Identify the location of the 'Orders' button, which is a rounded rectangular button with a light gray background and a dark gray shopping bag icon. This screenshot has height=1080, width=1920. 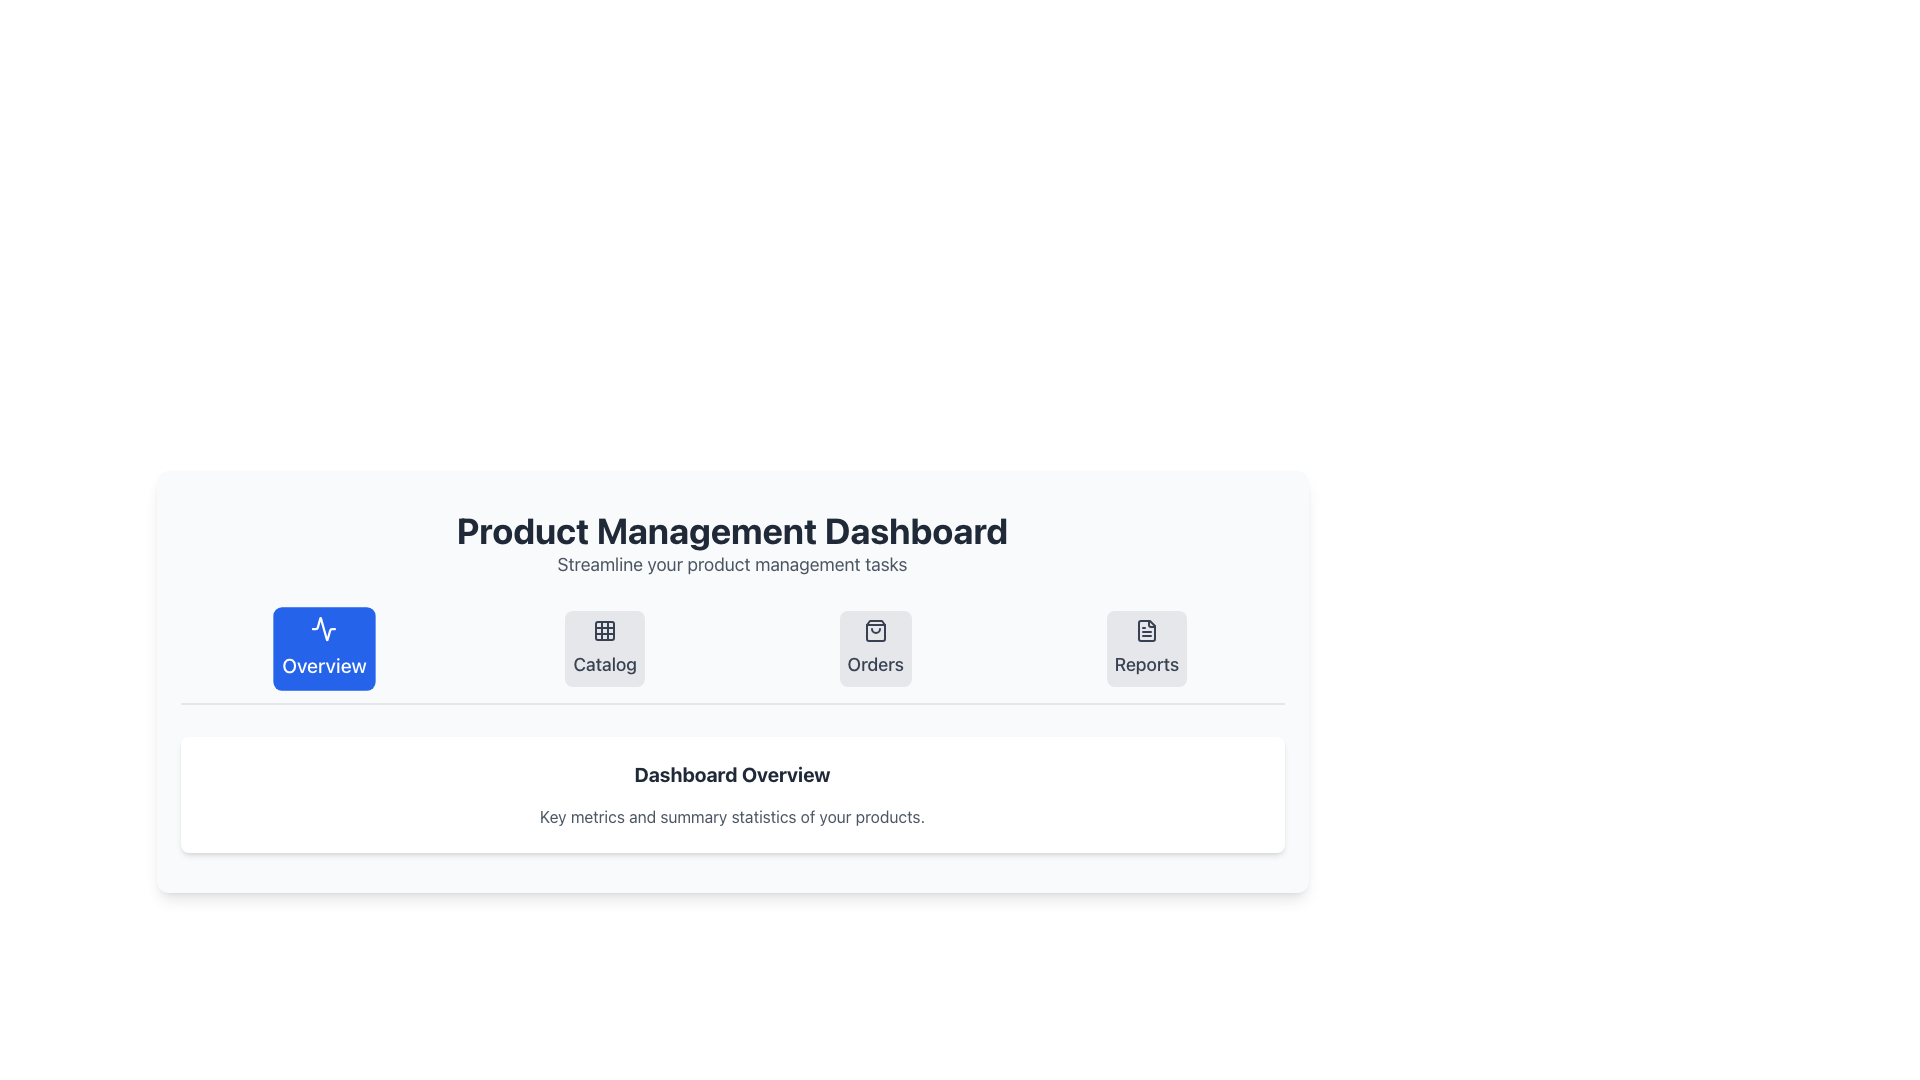
(875, 648).